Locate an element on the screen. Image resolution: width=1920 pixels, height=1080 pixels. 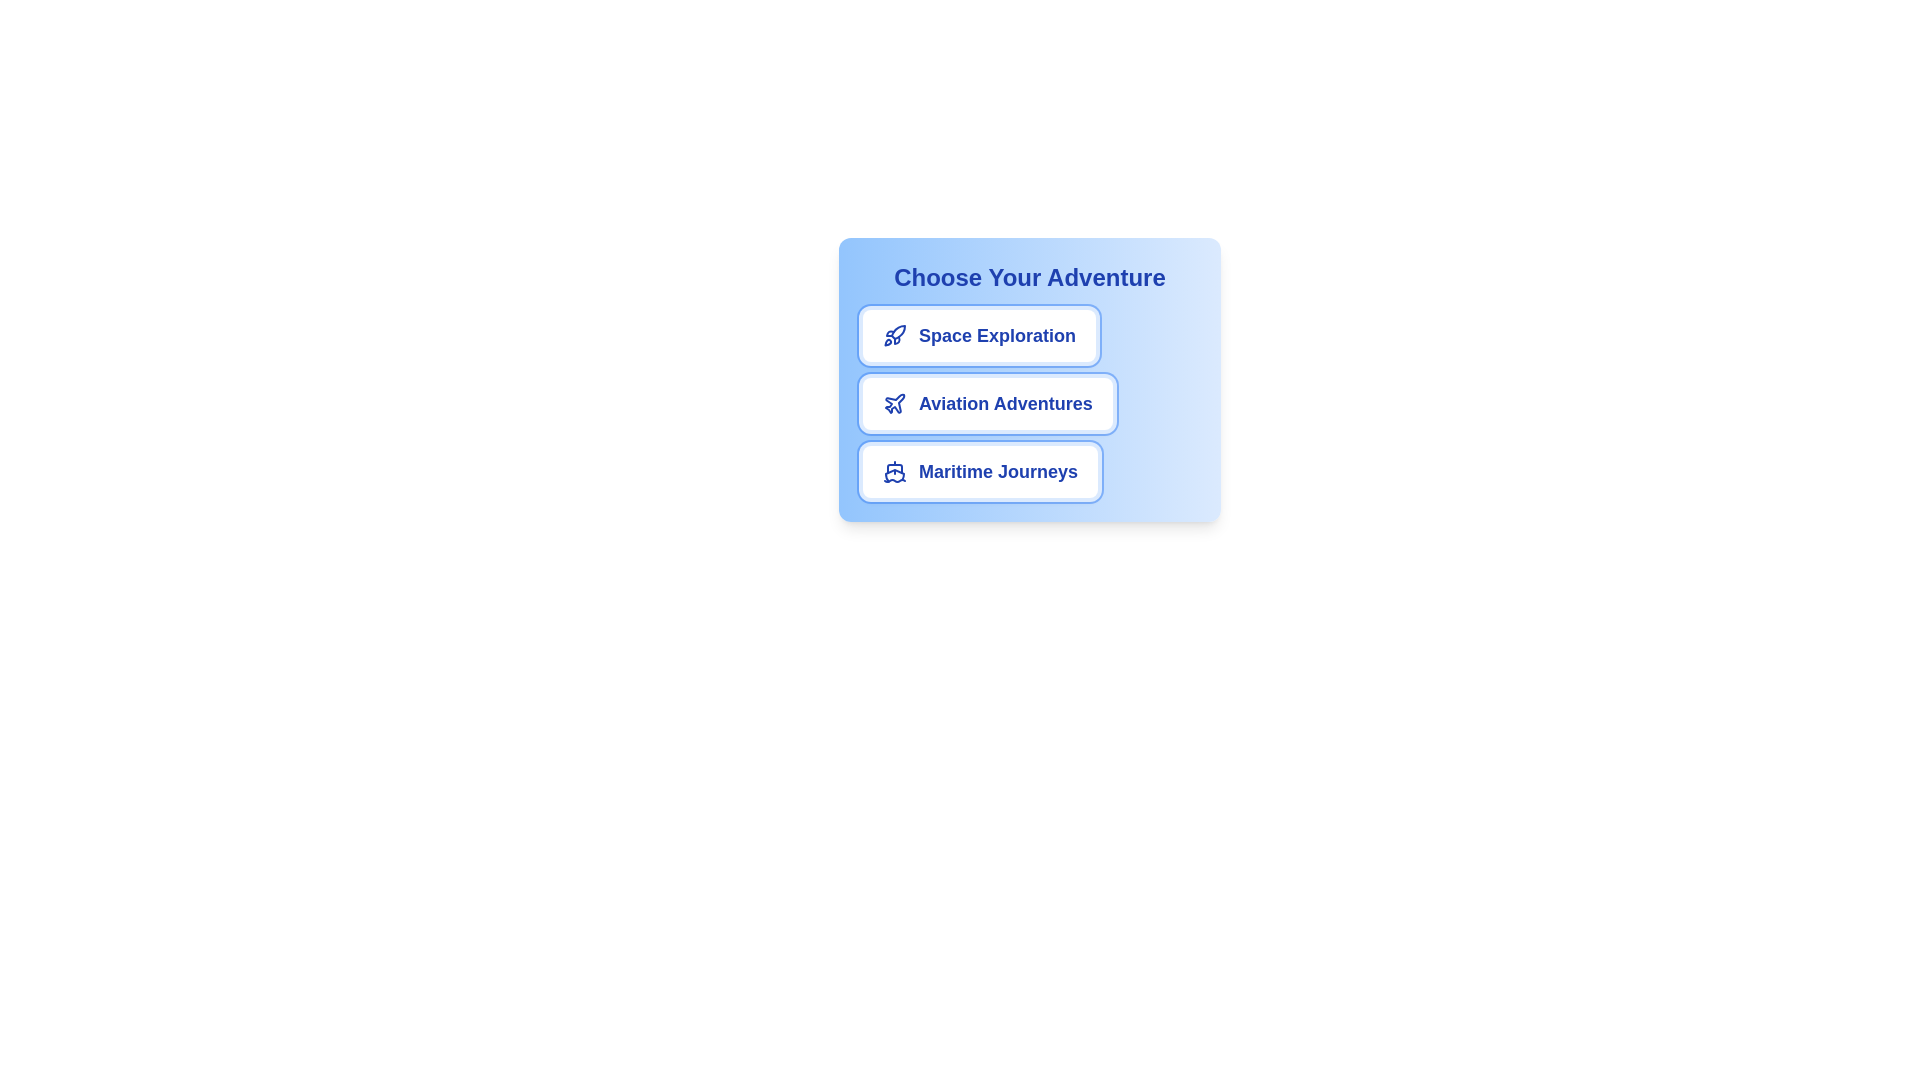
the chip labeled Maritime Journeys is located at coordinates (979, 471).